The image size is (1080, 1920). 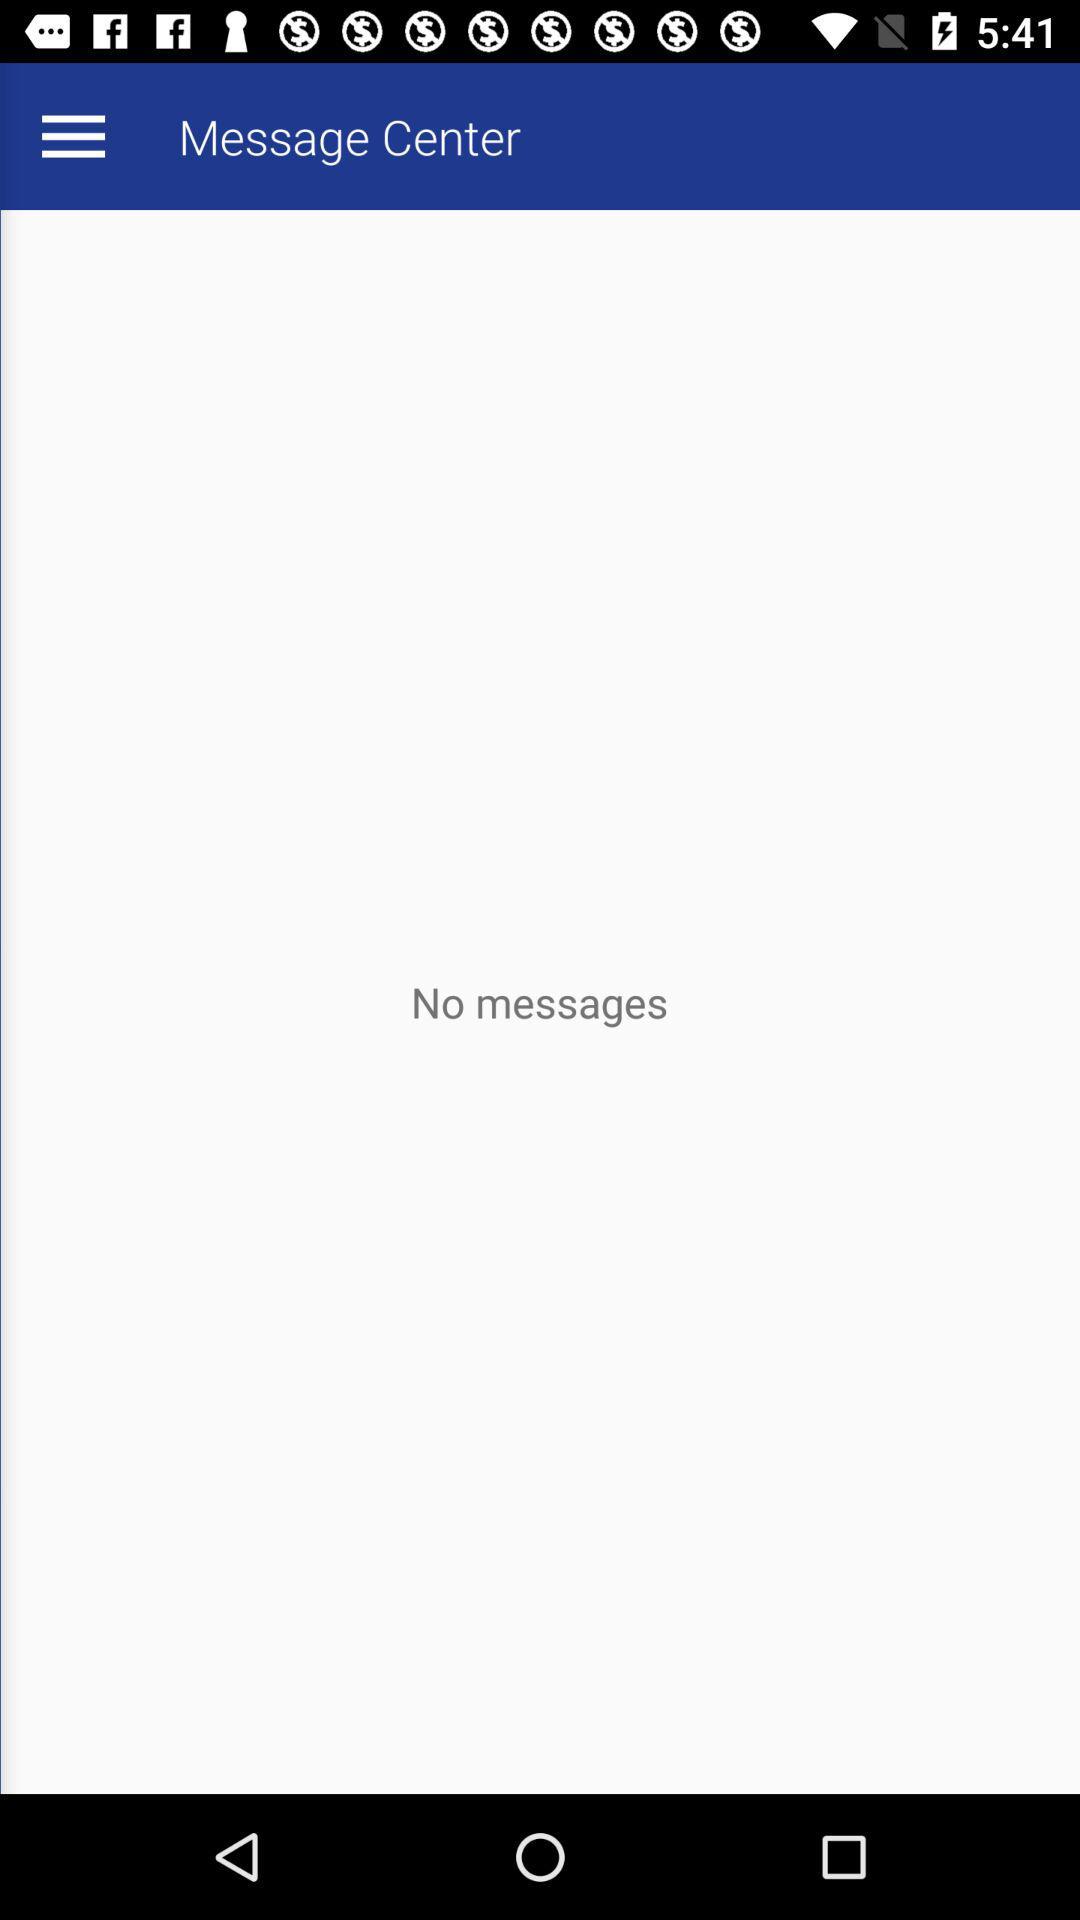 What do you see at coordinates (72, 135) in the screenshot?
I see `menu` at bounding box center [72, 135].